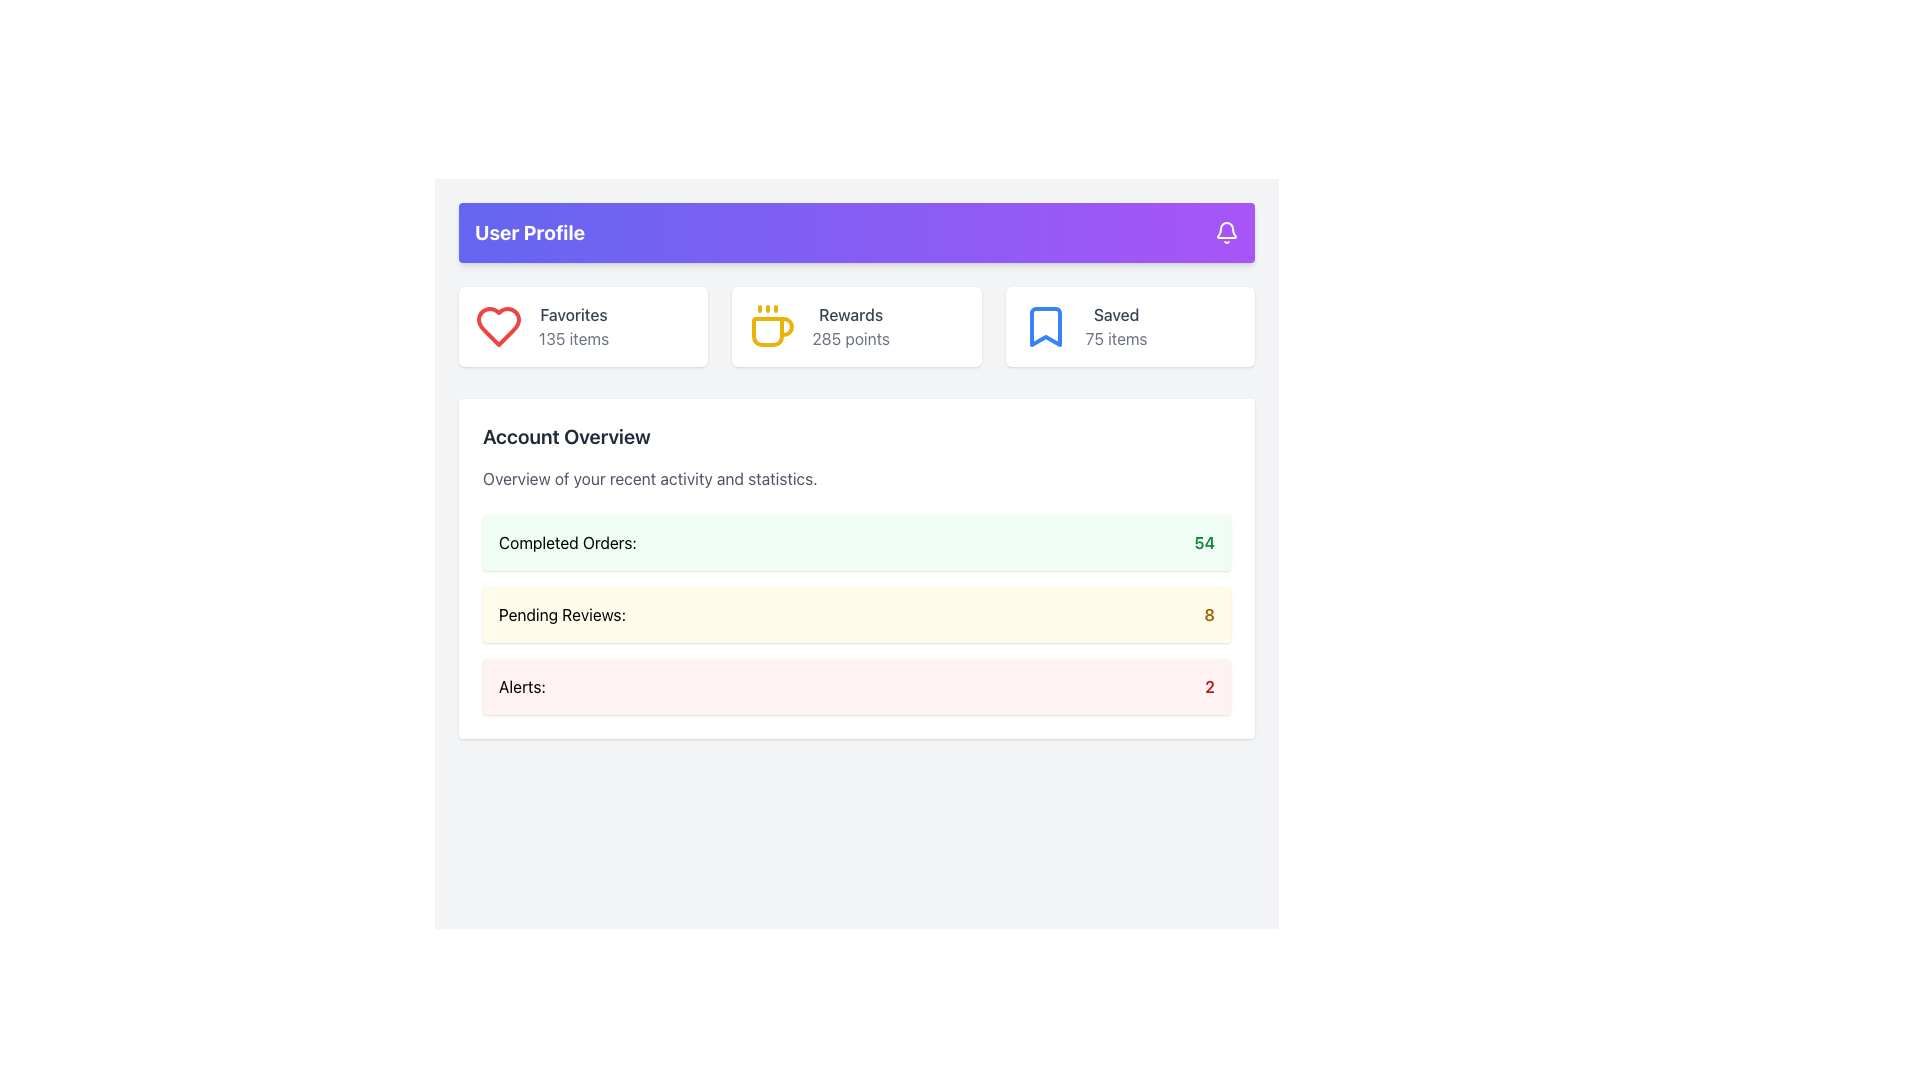 Image resolution: width=1920 pixels, height=1080 pixels. What do you see at coordinates (529, 231) in the screenshot?
I see `the bold white text label saying 'User Profile' on the gradient background transitioning from indigo to purple` at bounding box center [529, 231].